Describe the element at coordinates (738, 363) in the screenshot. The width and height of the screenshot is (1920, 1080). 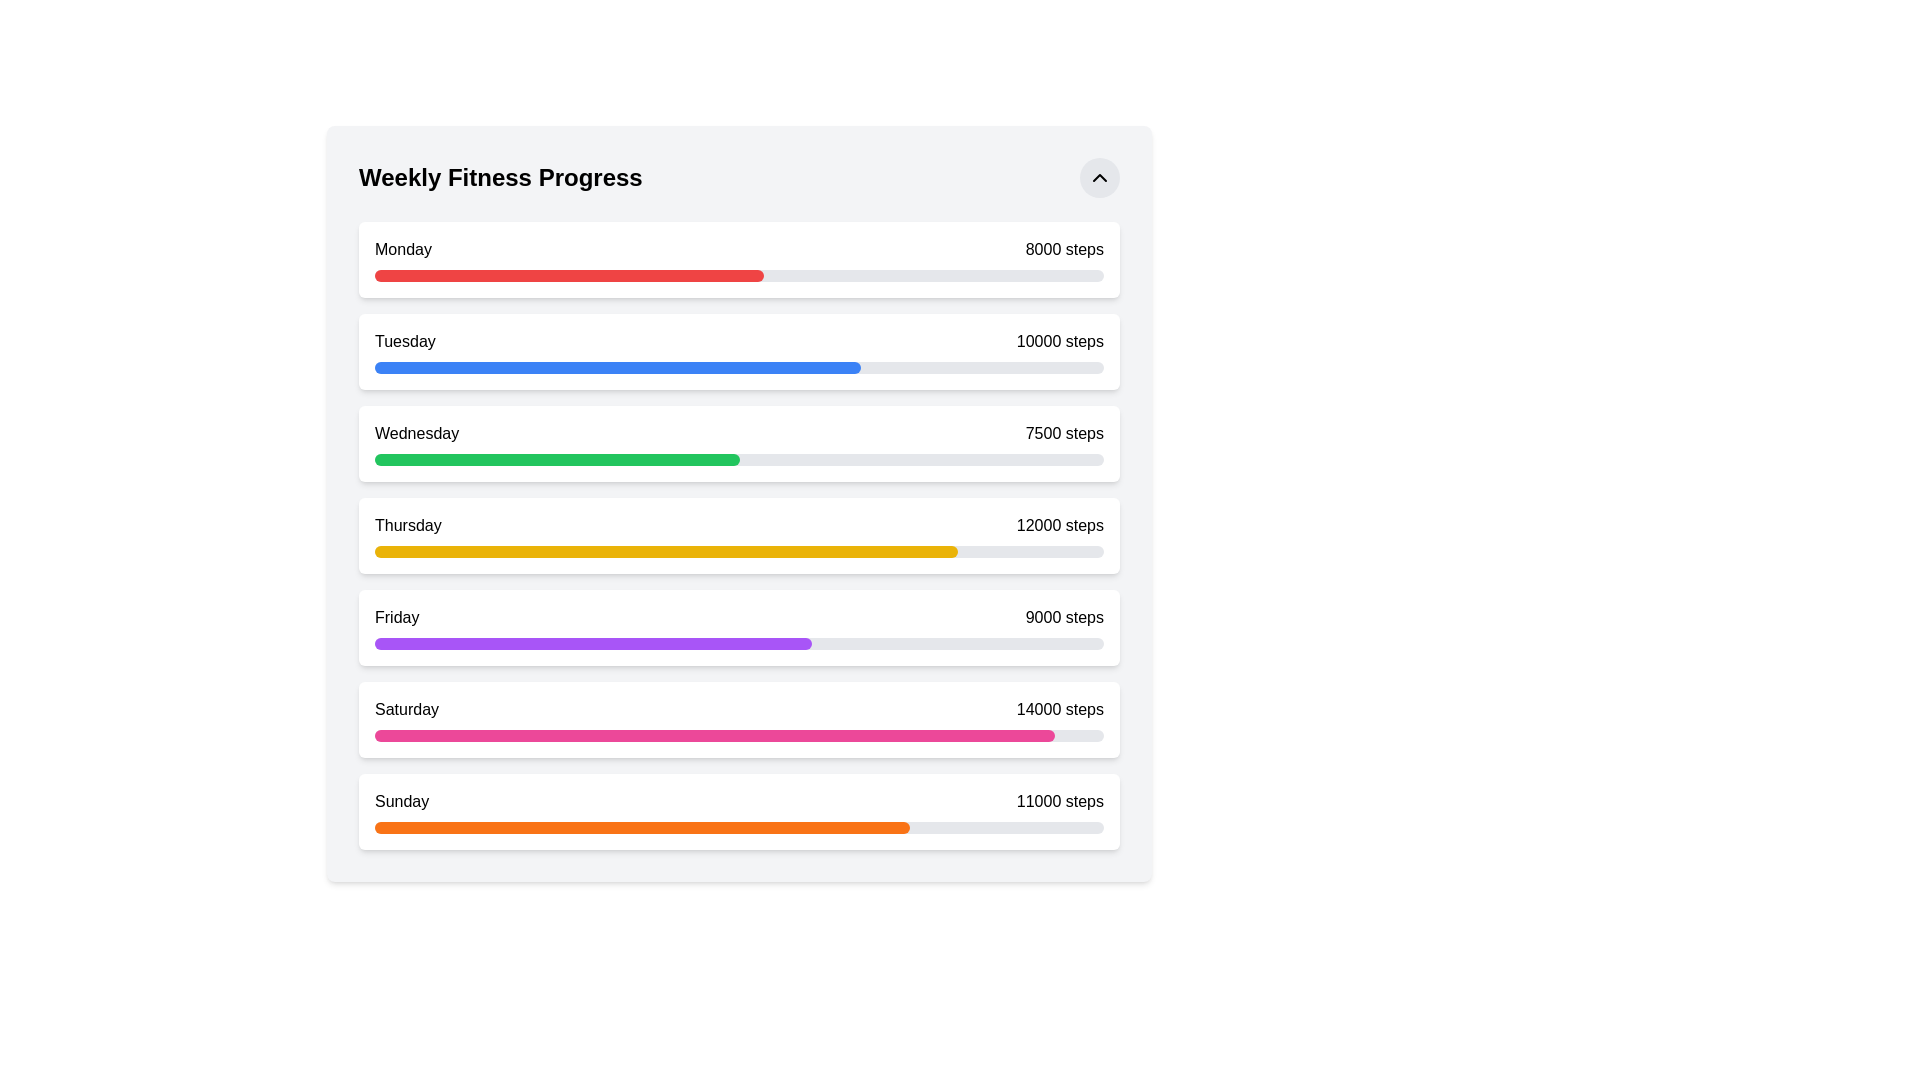
I see `the progress bar indicating steps taken for 'Tuesday', located below the text 'Tuesday' and '10000 steps', as the second item in the list of progress indicators` at that location.